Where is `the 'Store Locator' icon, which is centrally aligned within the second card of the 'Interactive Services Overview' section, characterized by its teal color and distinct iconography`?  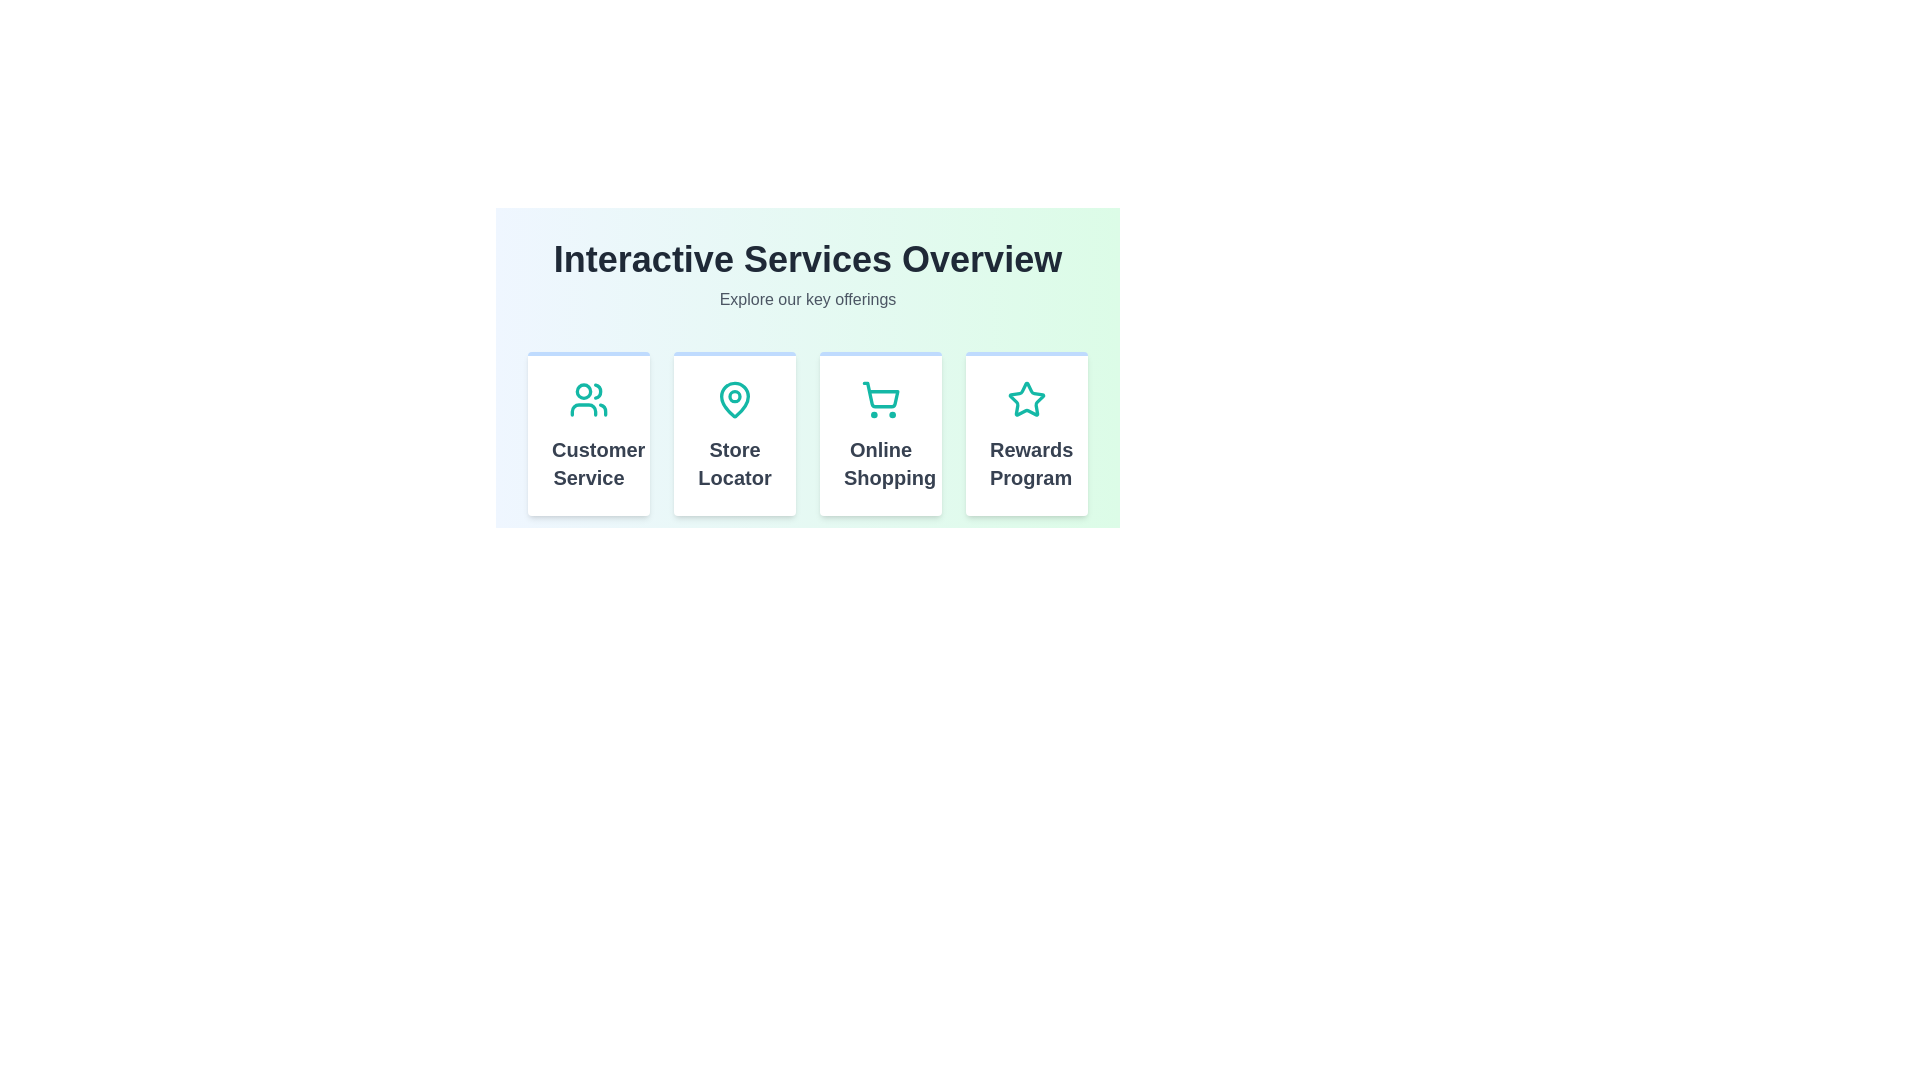 the 'Store Locator' icon, which is centrally aligned within the second card of the 'Interactive Services Overview' section, characterized by its teal color and distinct iconography is located at coordinates (733, 400).